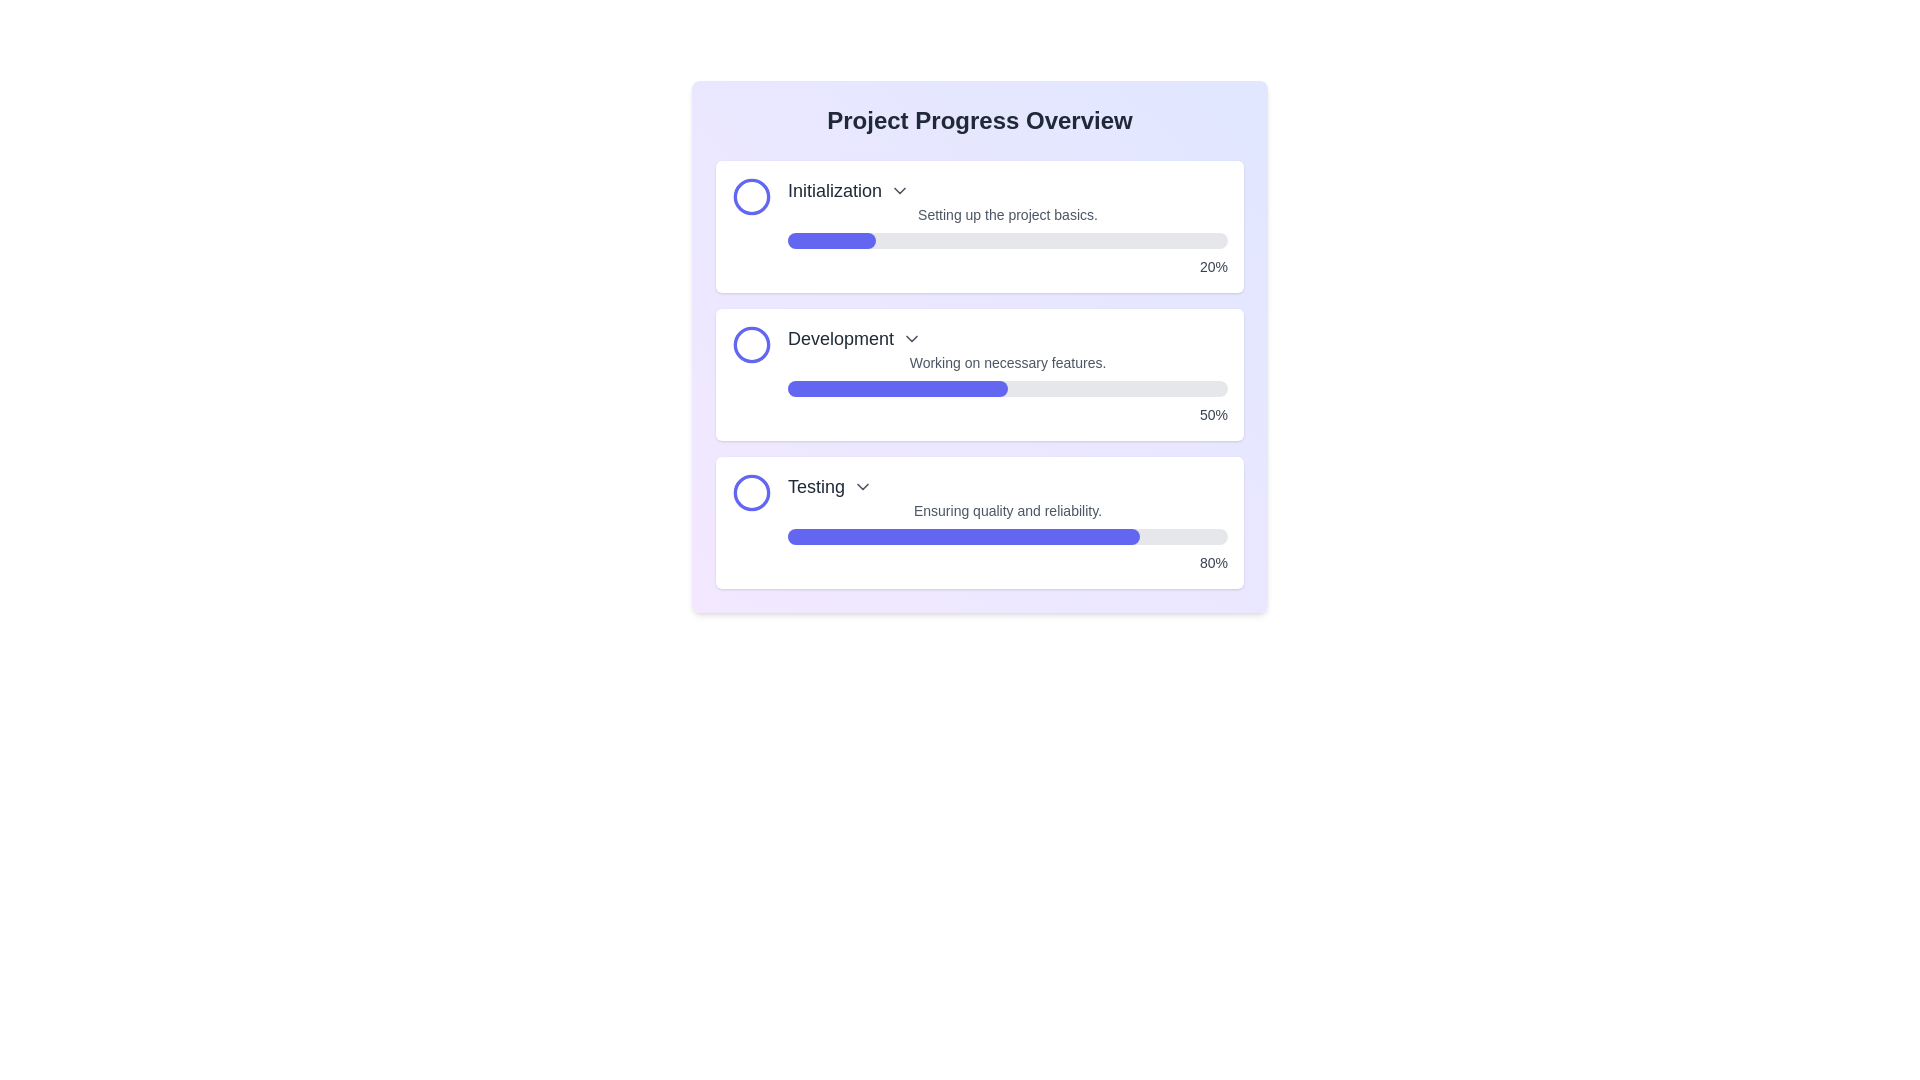 The height and width of the screenshot is (1080, 1920). Describe the element at coordinates (1008, 362) in the screenshot. I see `the contextual Text label located below the 'Development' title and above the progress bar, which provides additional information about the Development section` at that location.